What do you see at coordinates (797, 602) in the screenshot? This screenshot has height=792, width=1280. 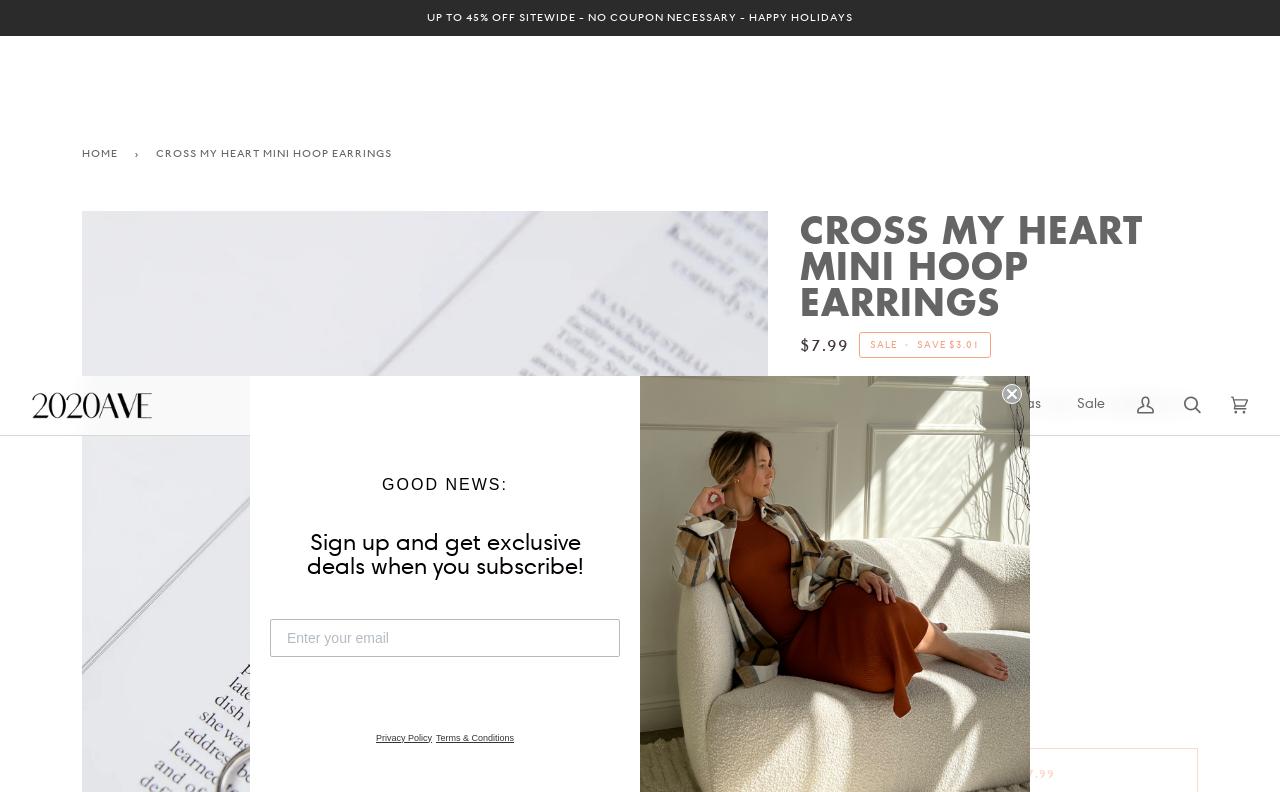 I see `'Cross My Heart Mini Hoop Earrings'` at bounding box center [797, 602].